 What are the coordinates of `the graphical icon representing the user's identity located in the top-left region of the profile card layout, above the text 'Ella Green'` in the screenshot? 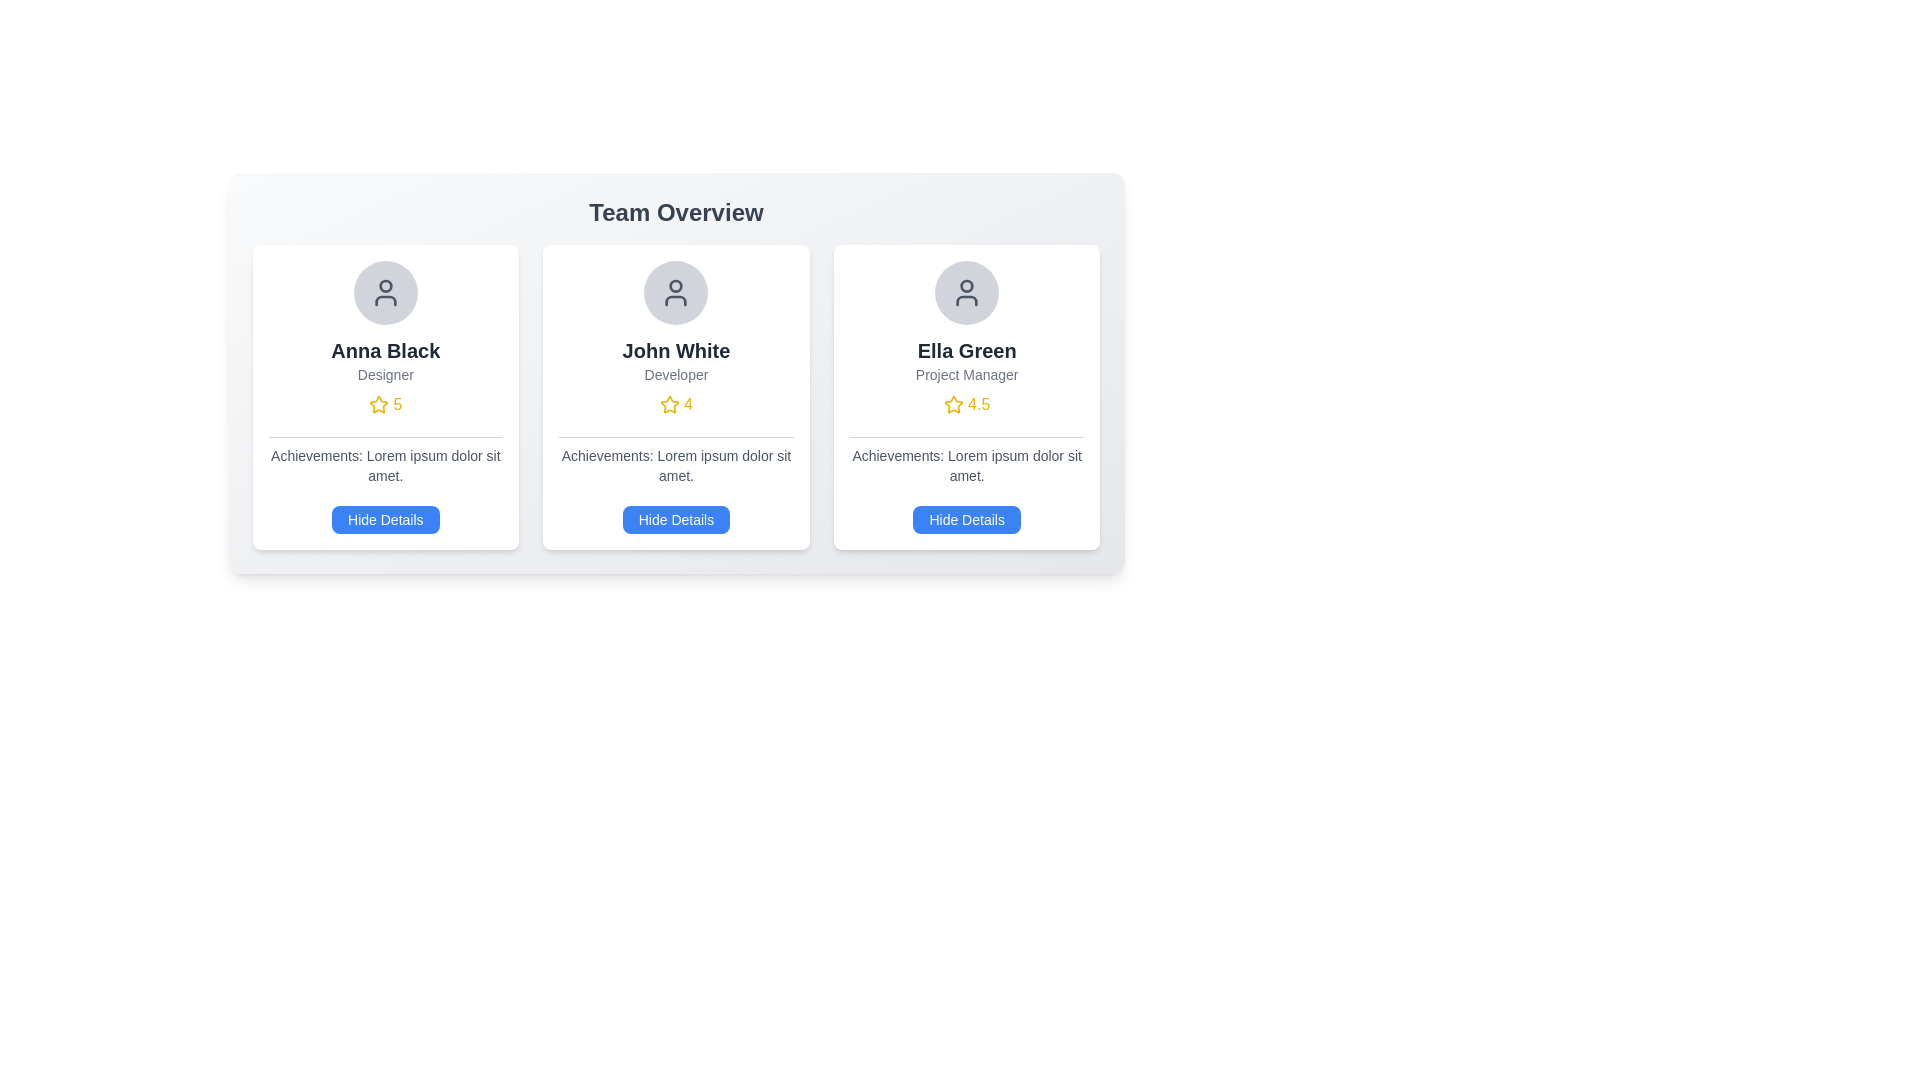 It's located at (967, 286).